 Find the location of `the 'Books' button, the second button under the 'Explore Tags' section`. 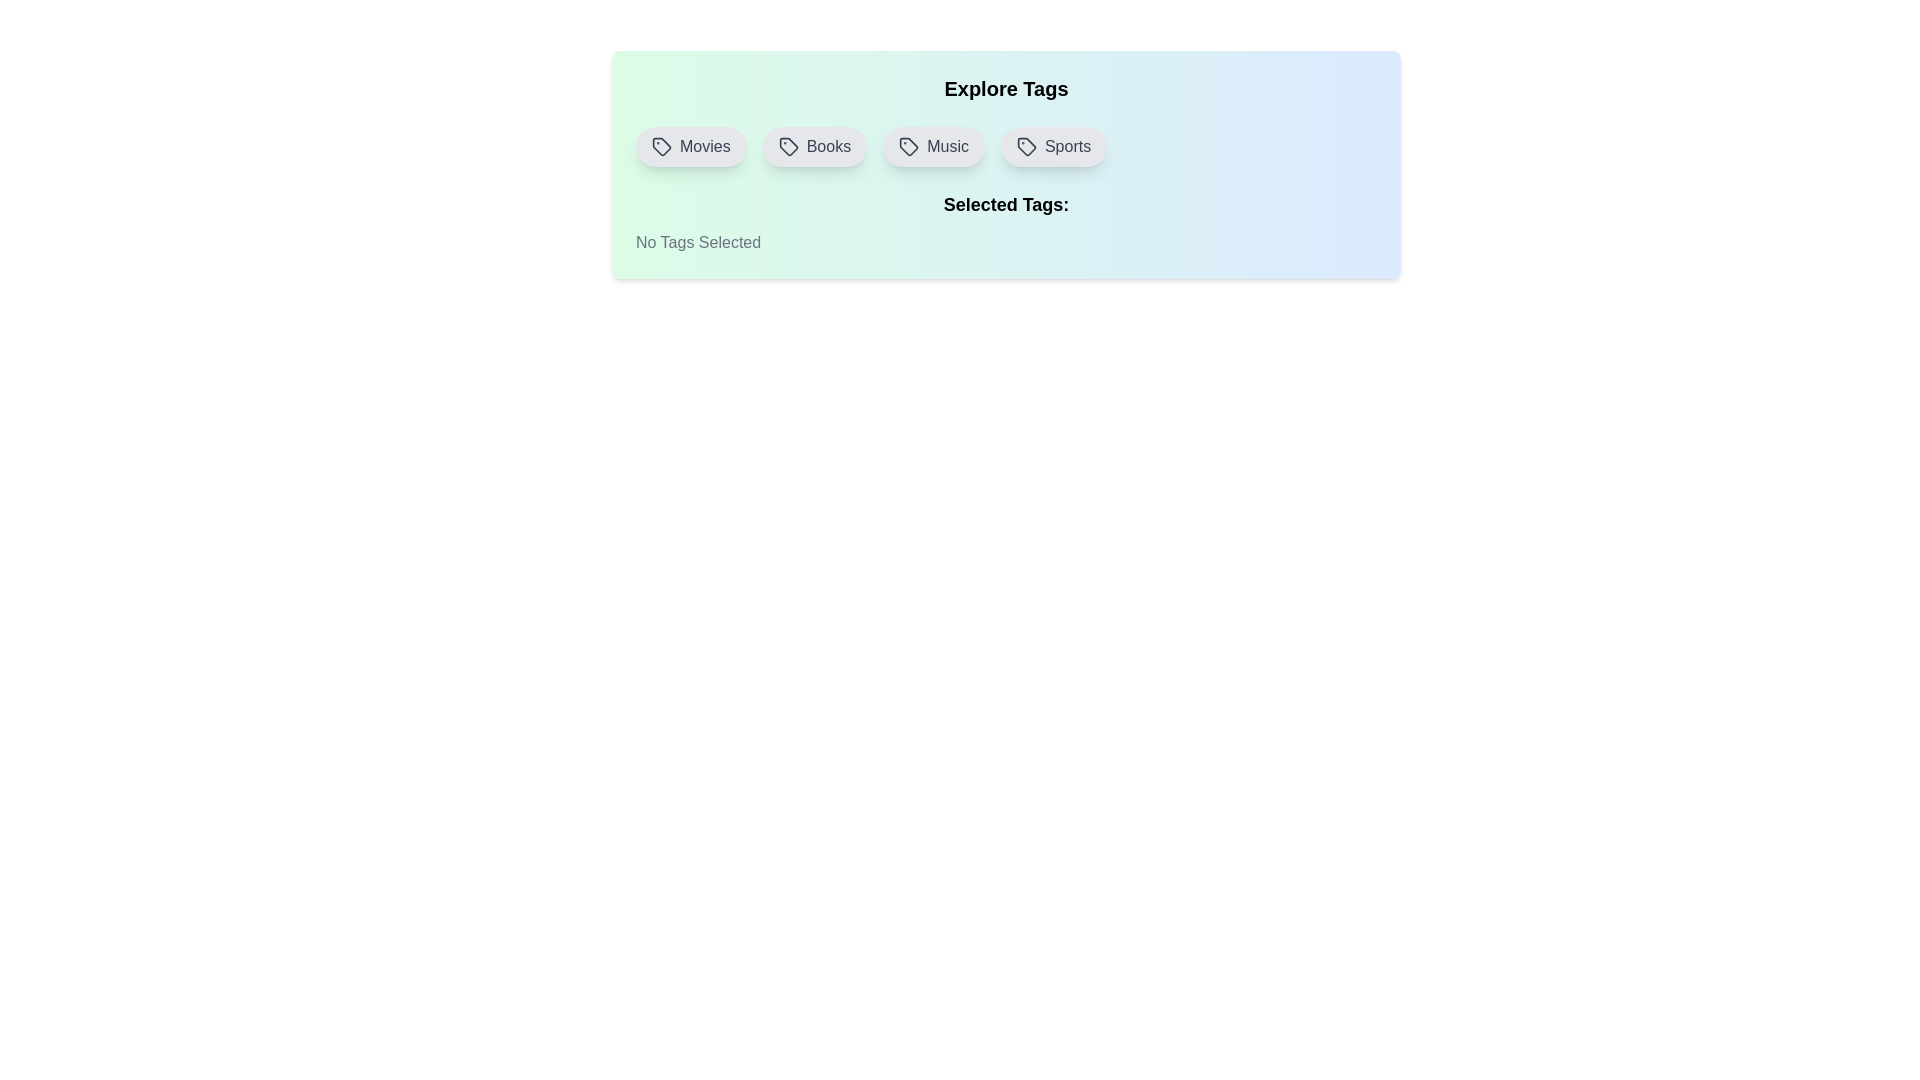

the 'Books' button, the second button under the 'Explore Tags' section is located at coordinates (814, 145).